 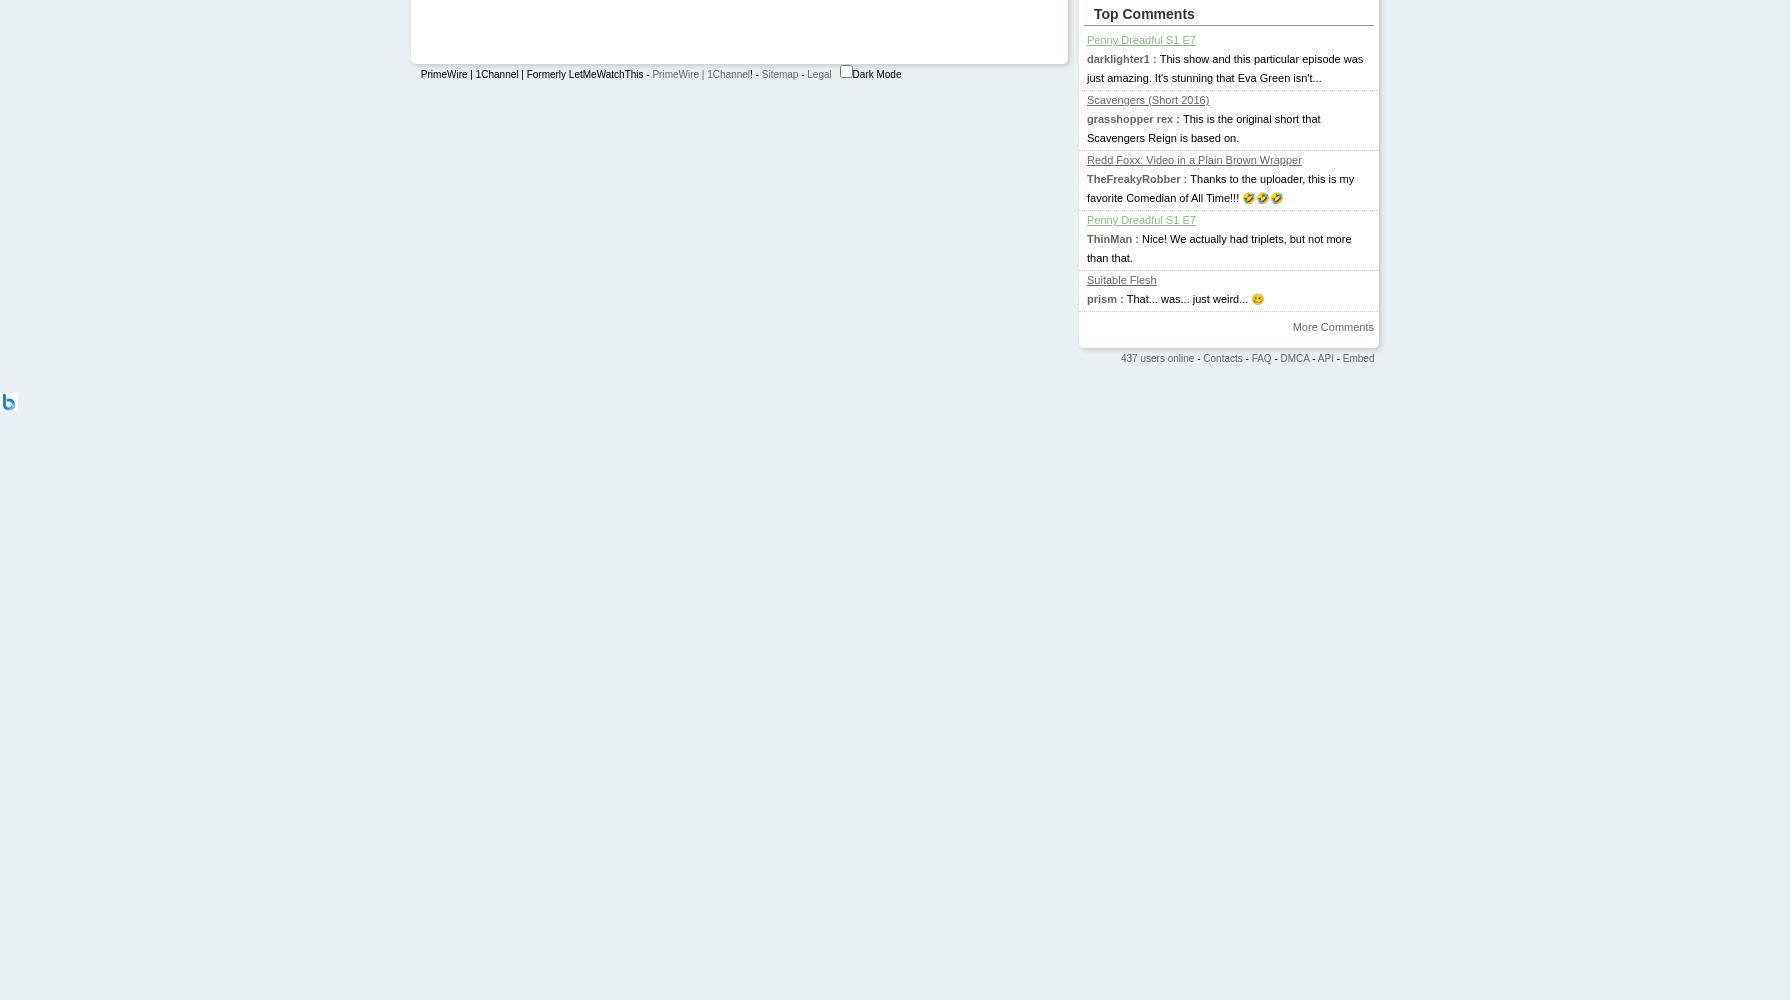 What do you see at coordinates (1143, 14) in the screenshot?
I see `'Top Comments'` at bounding box center [1143, 14].